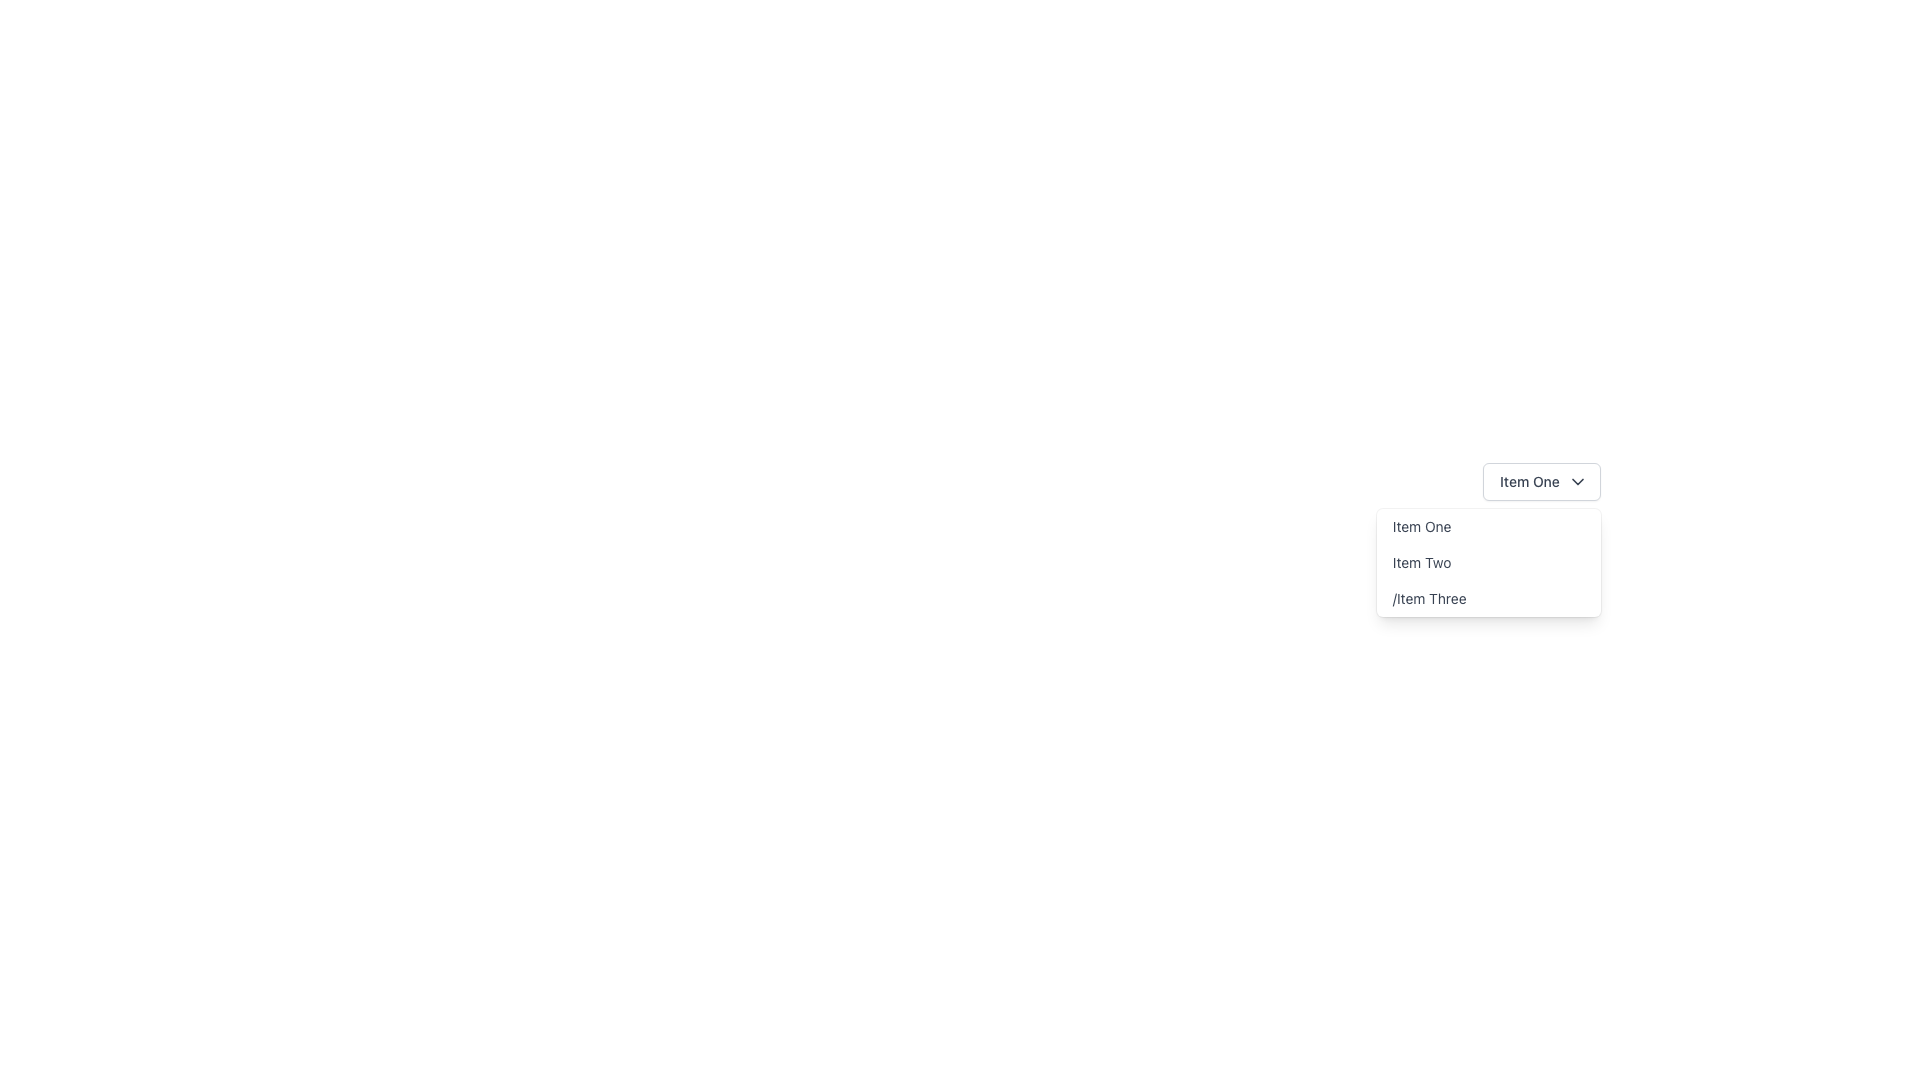 The image size is (1920, 1080). What do you see at coordinates (1488, 526) in the screenshot?
I see `the menu item 'Item One' in the dropdown menu` at bounding box center [1488, 526].